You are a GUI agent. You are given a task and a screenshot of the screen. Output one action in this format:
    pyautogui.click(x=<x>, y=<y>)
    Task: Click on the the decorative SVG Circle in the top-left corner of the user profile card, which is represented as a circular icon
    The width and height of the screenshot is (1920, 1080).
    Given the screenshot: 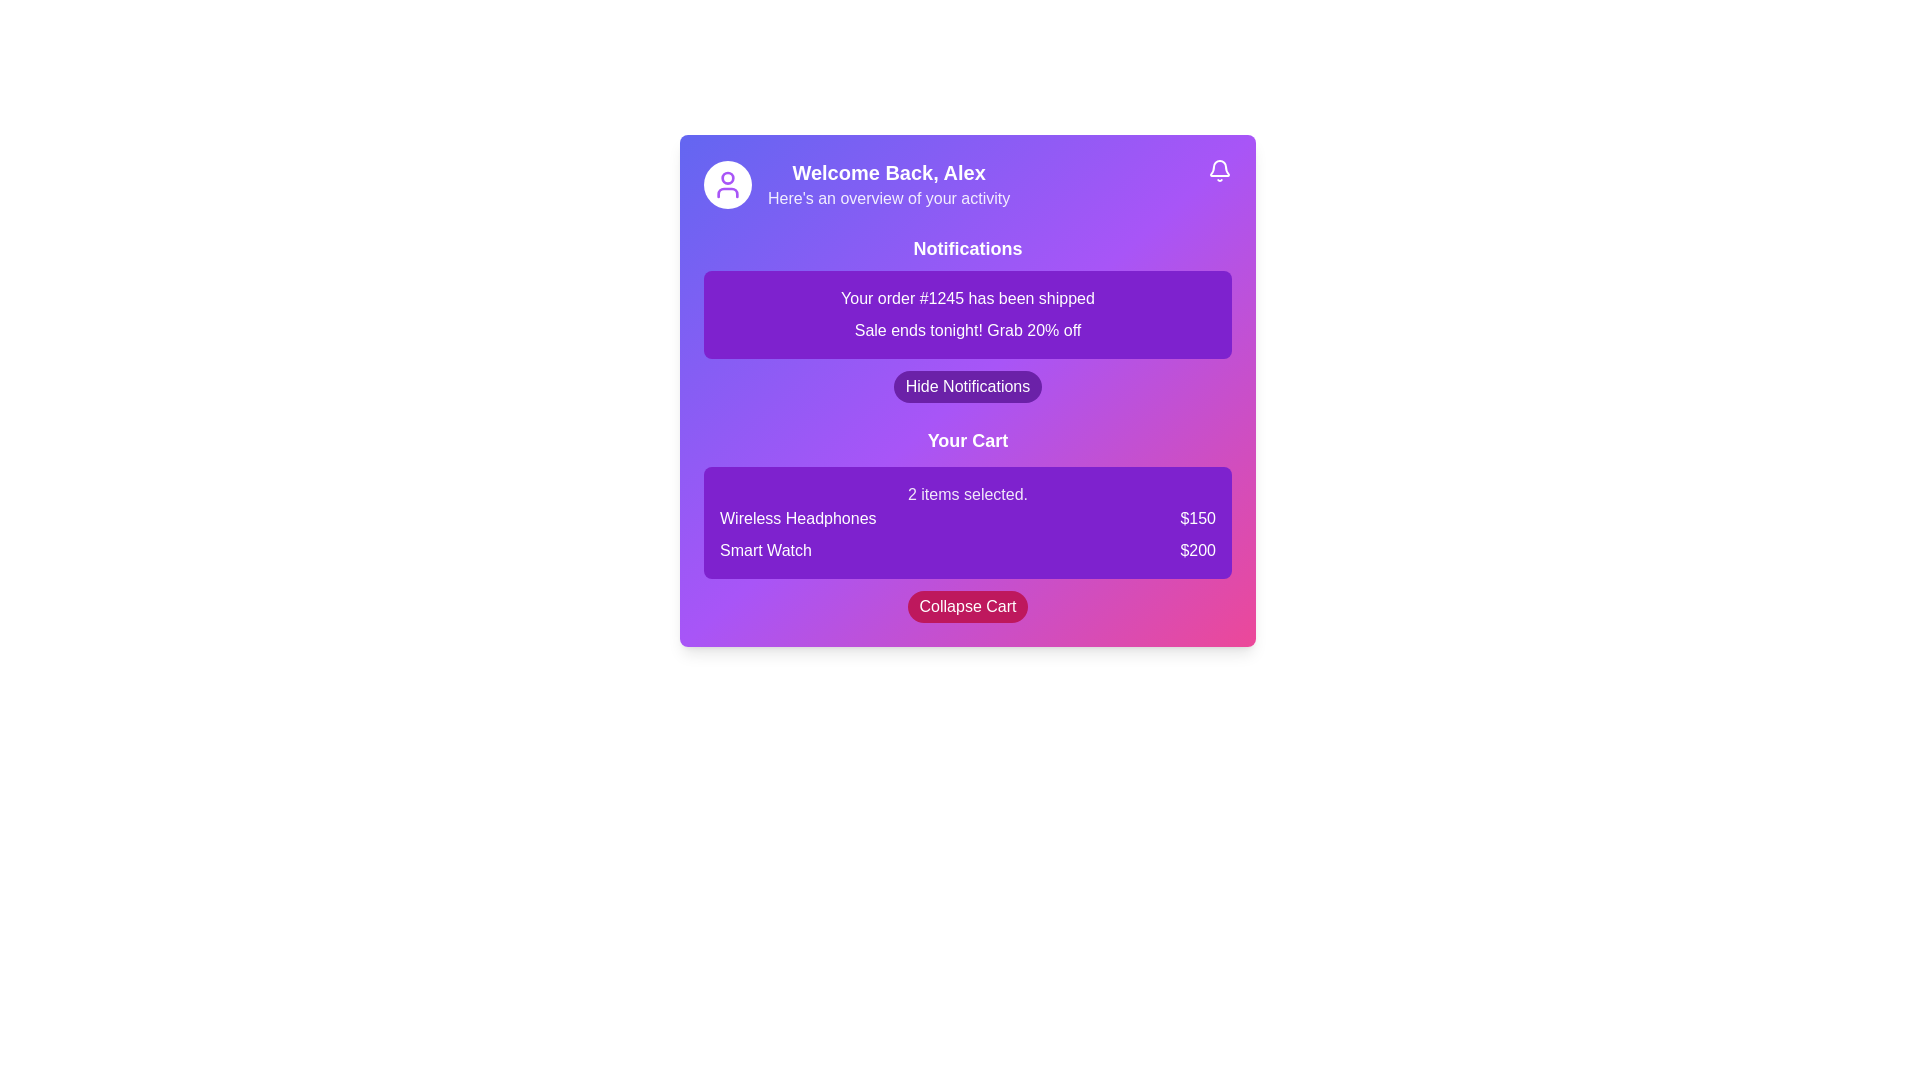 What is the action you would take?
    pyautogui.click(x=727, y=176)
    